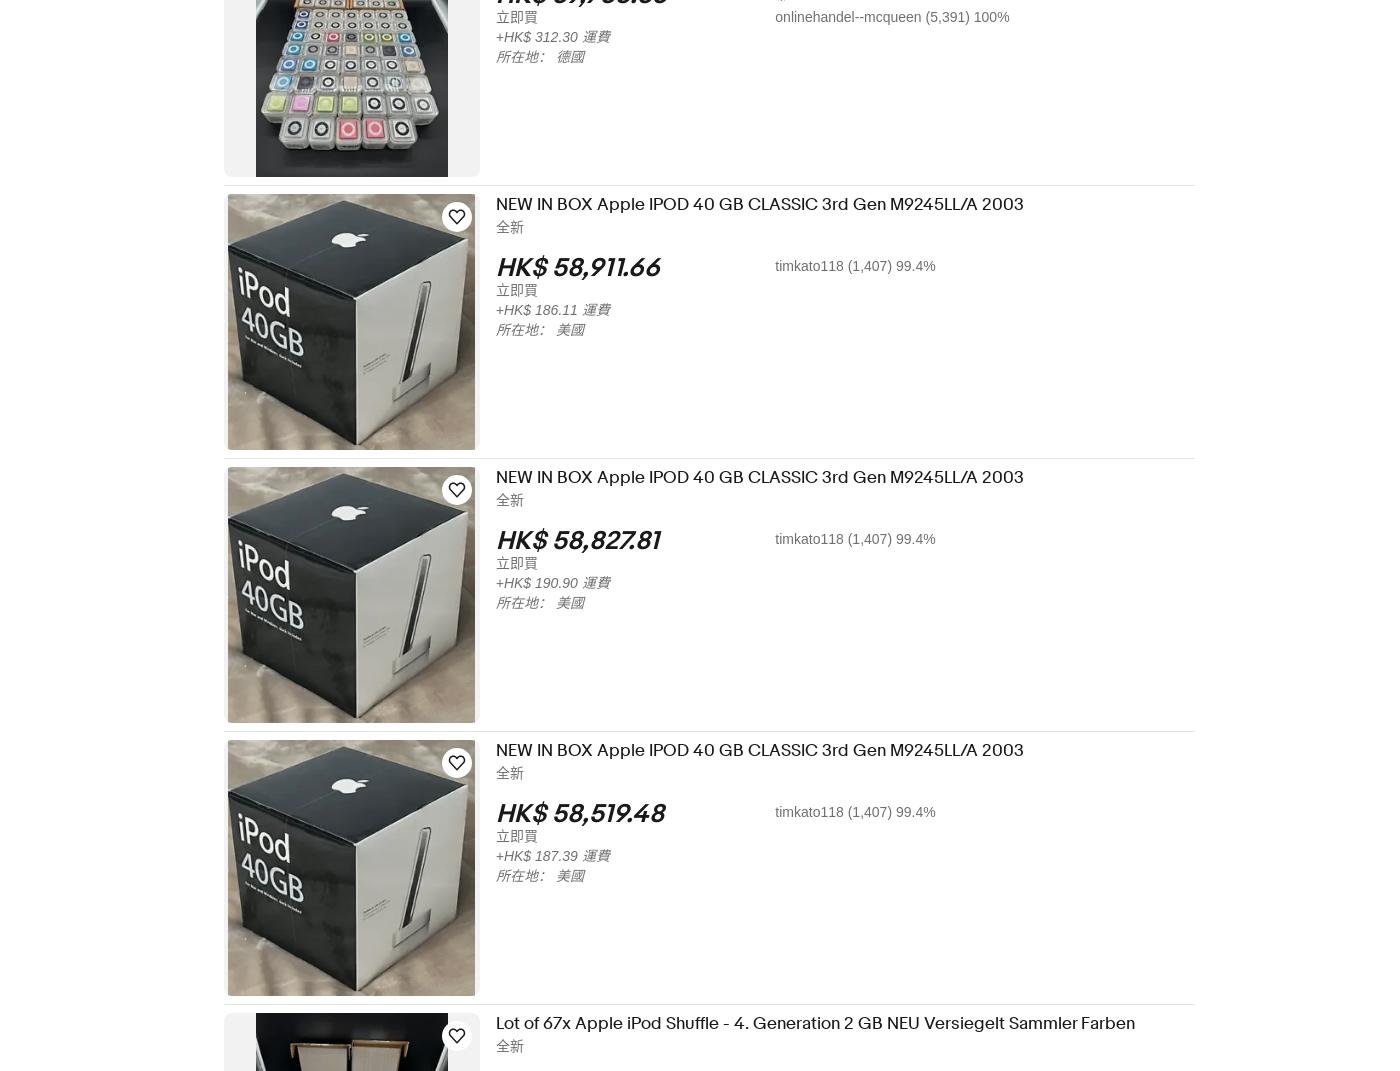 This screenshot has width=1400, height=1071. I want to click on 'HK$ 58,519.48', so click(593, 813).